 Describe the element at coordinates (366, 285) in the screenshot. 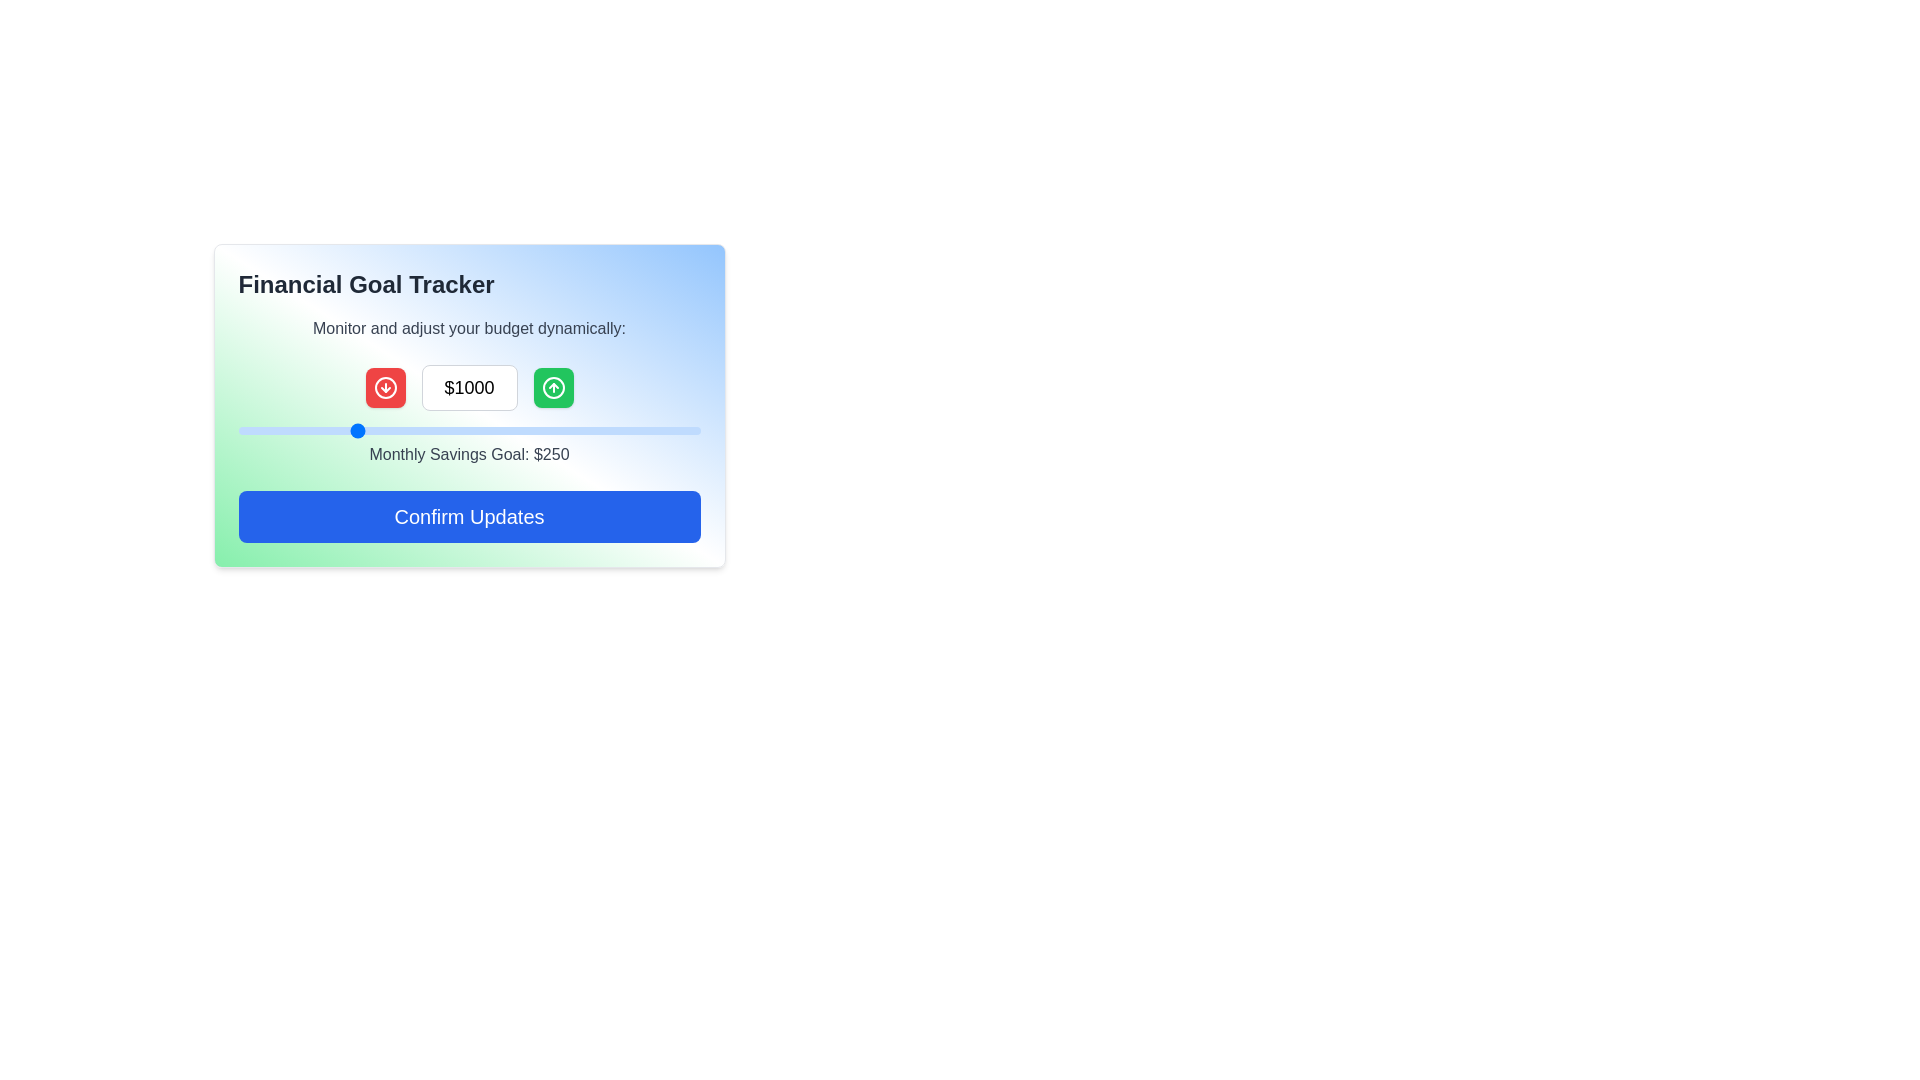

I see `the text header displaying 'Financial Goal Tracker', which is styled with a bold, large font in dark gray and located near the top-left of the budget tracking section` at that location.